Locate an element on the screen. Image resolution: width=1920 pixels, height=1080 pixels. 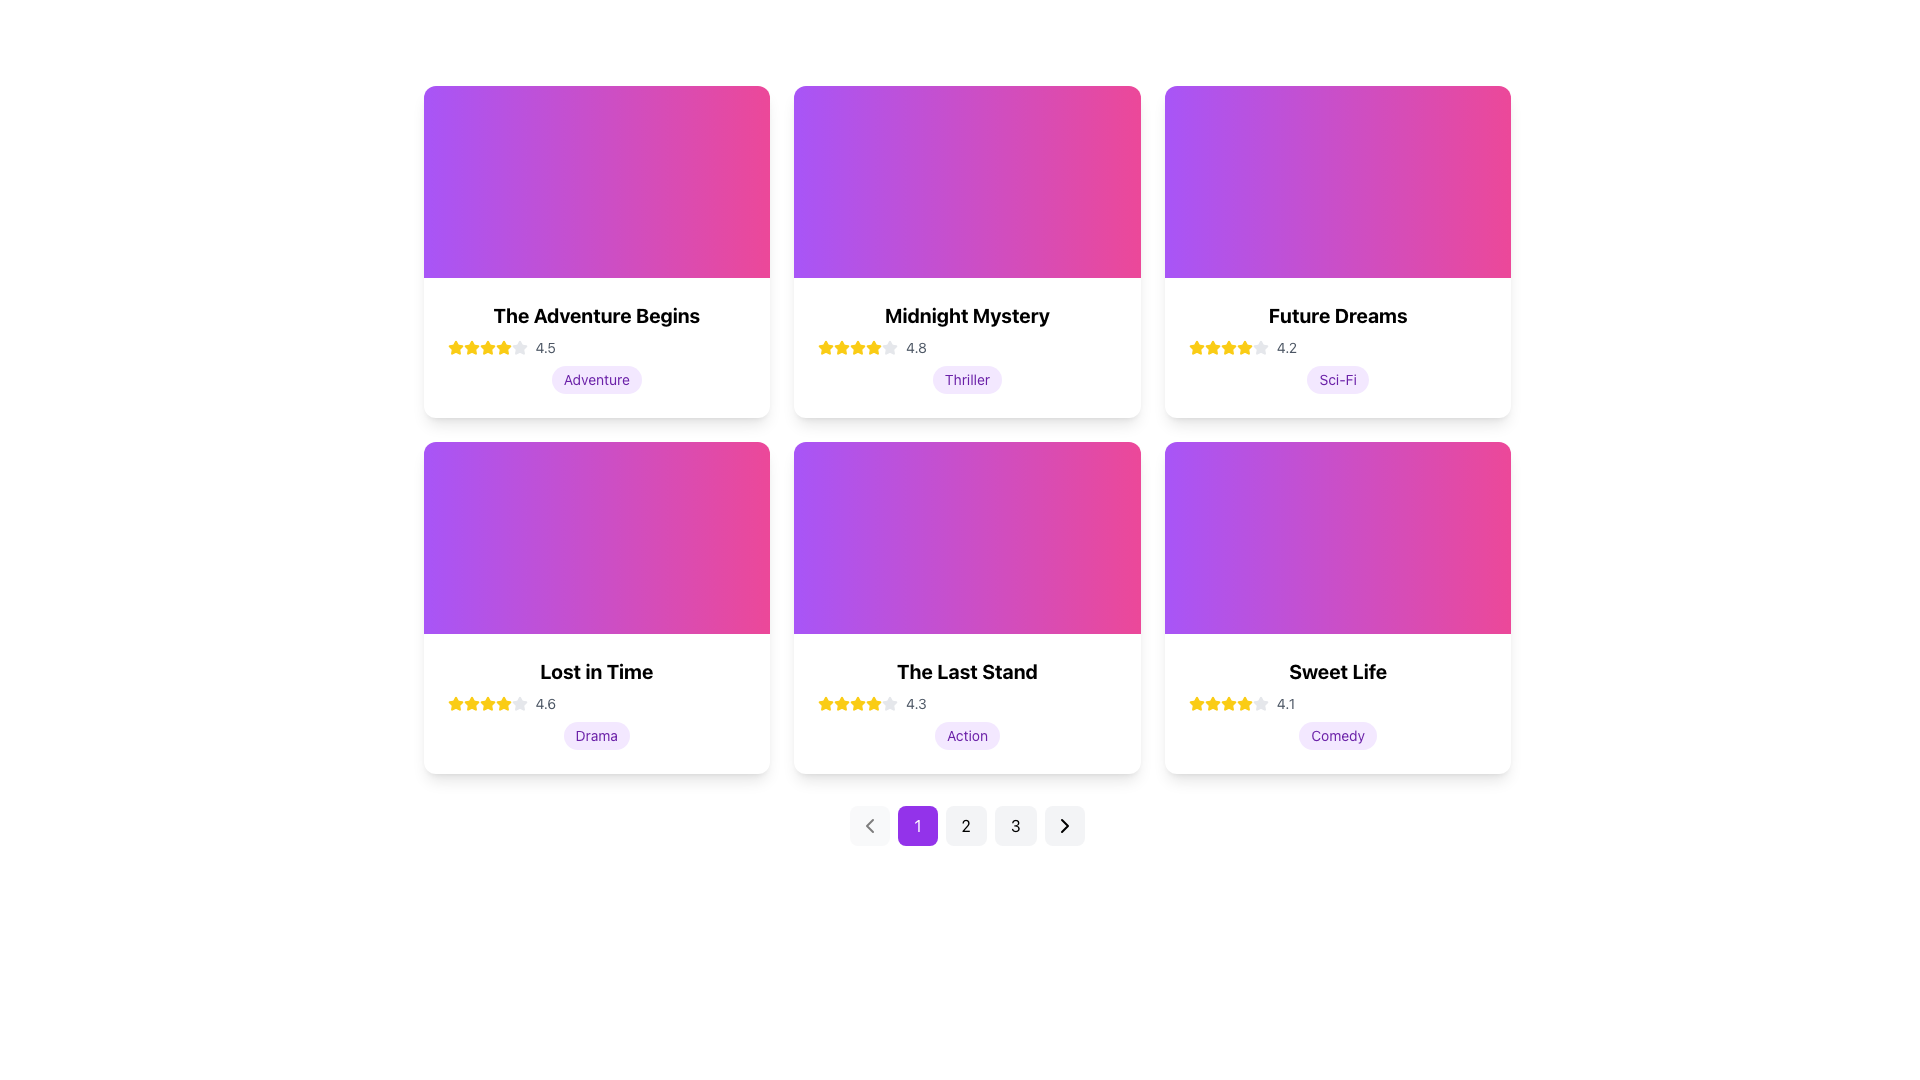
the fourth yellow star icon is located at coordinates (1243, 702).